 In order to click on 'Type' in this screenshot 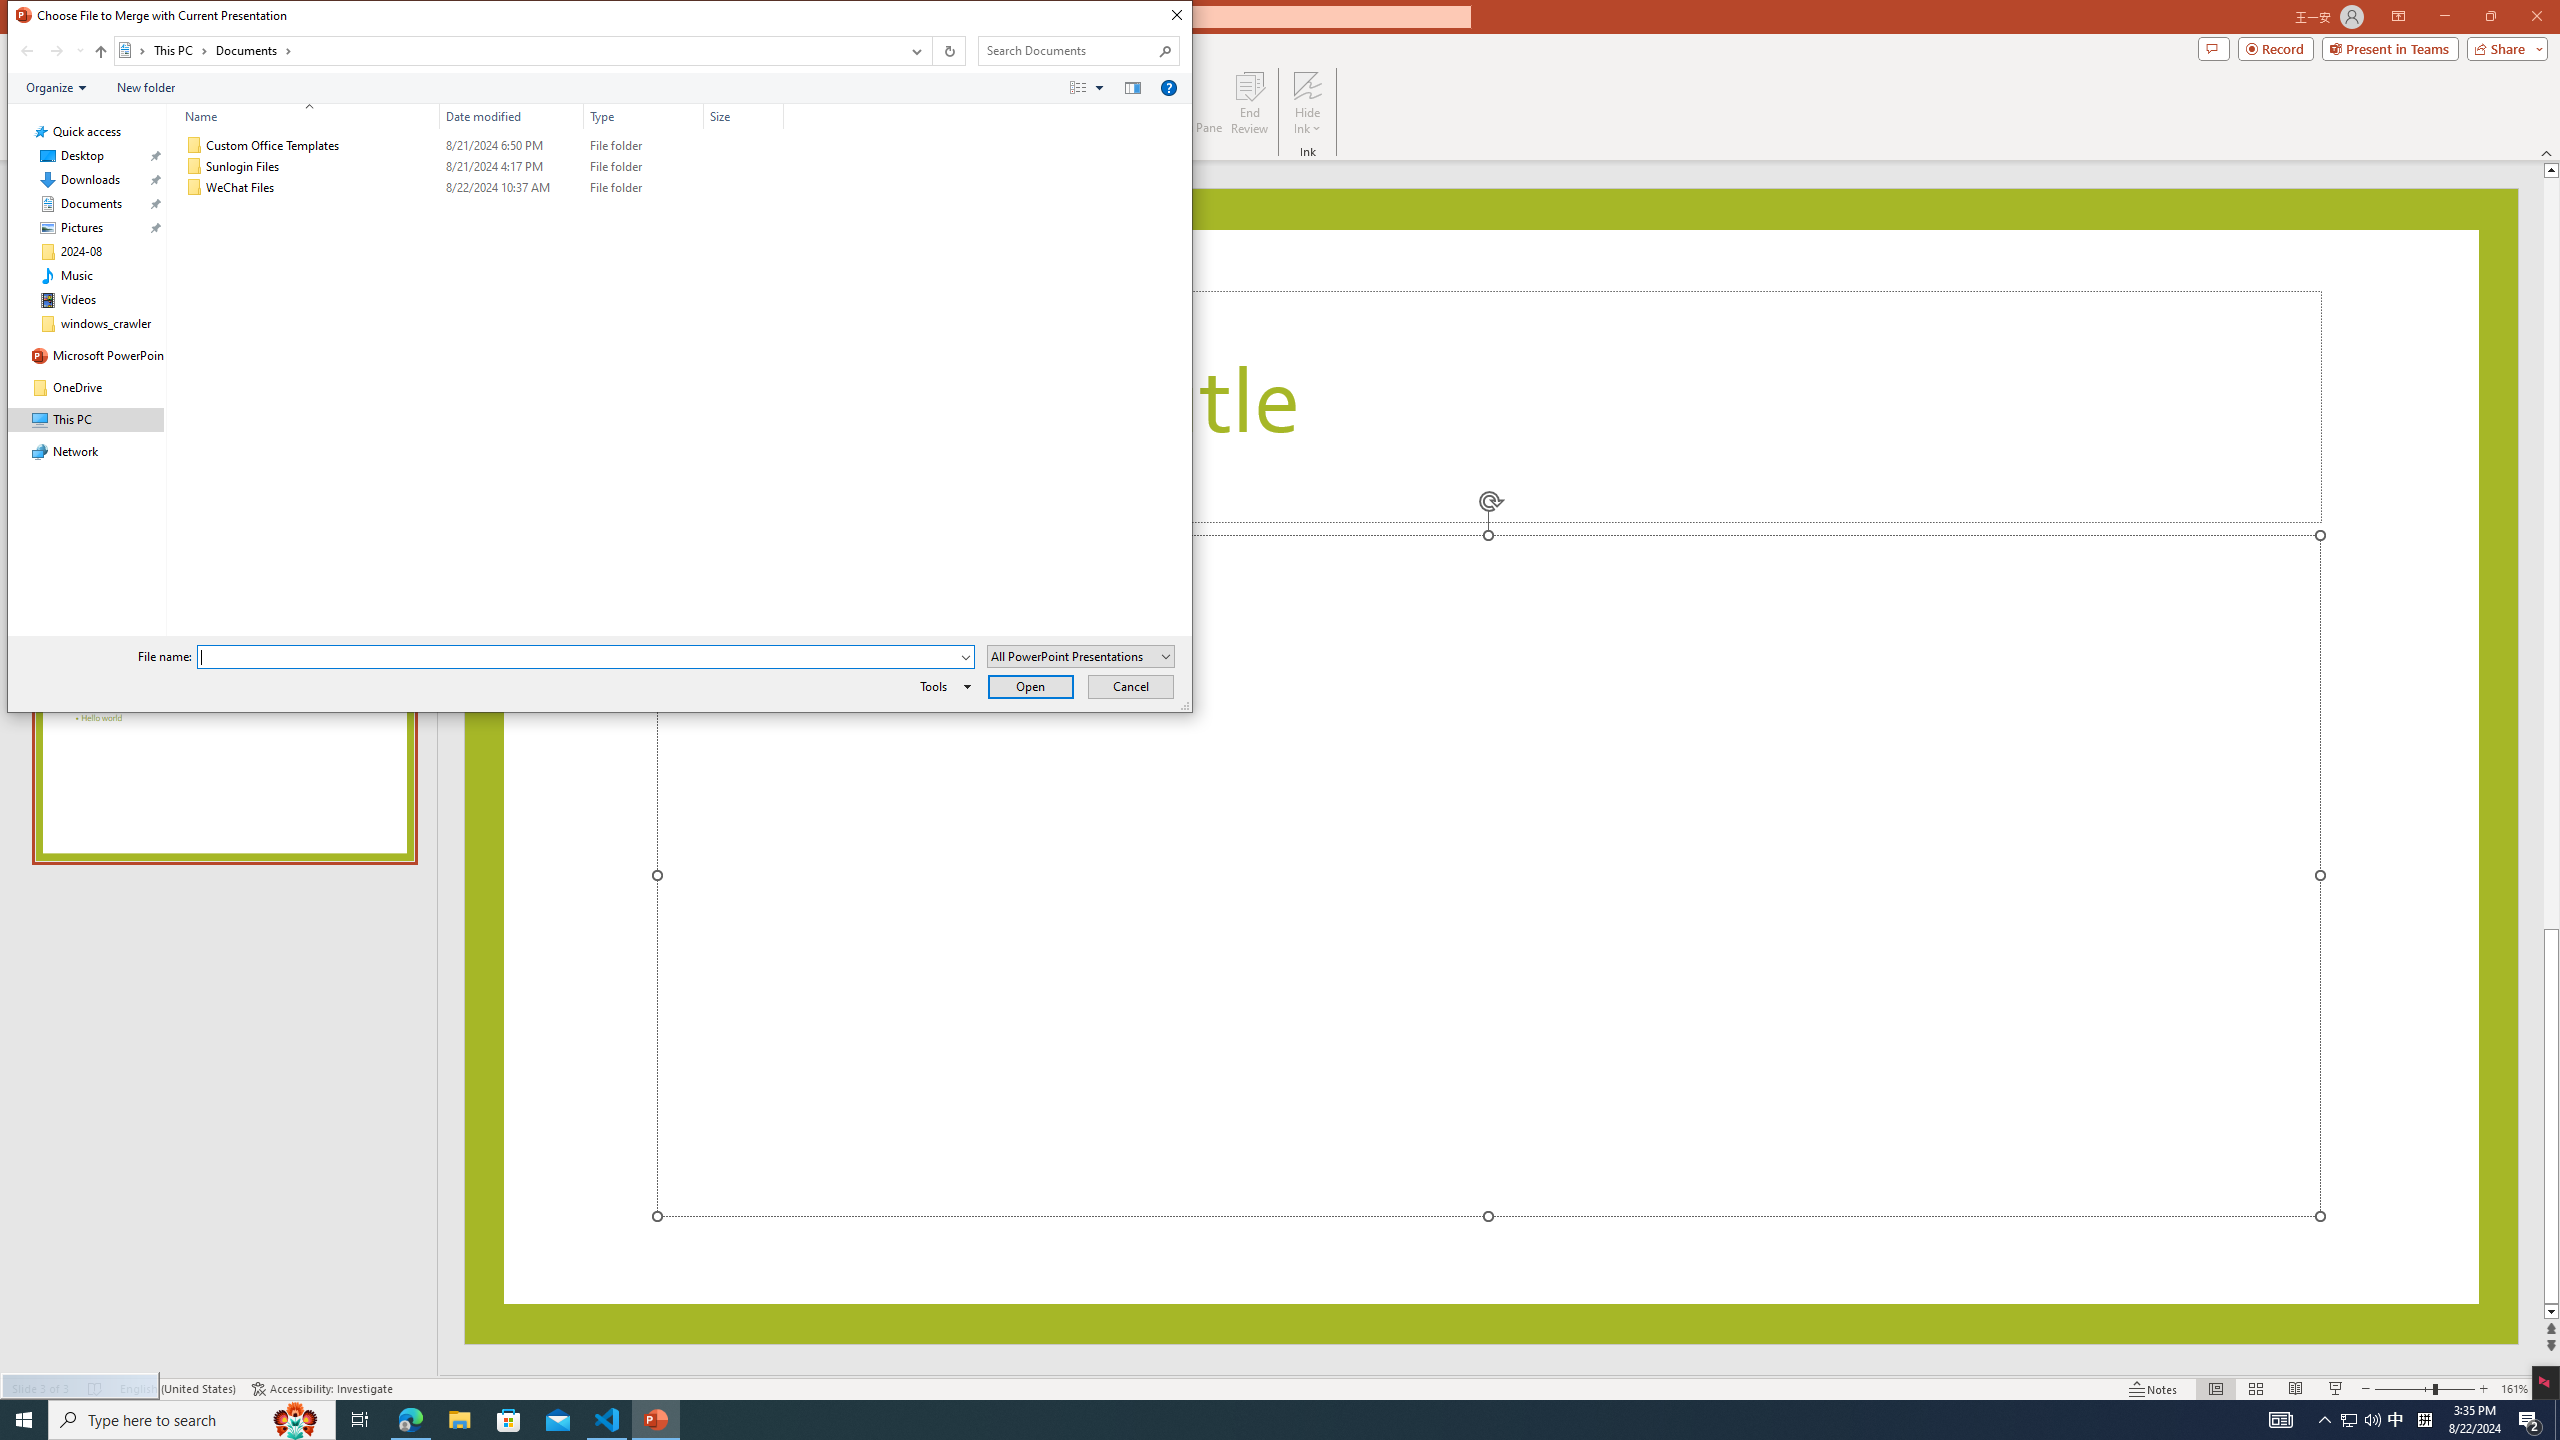, I will do `click(643, 115)`.